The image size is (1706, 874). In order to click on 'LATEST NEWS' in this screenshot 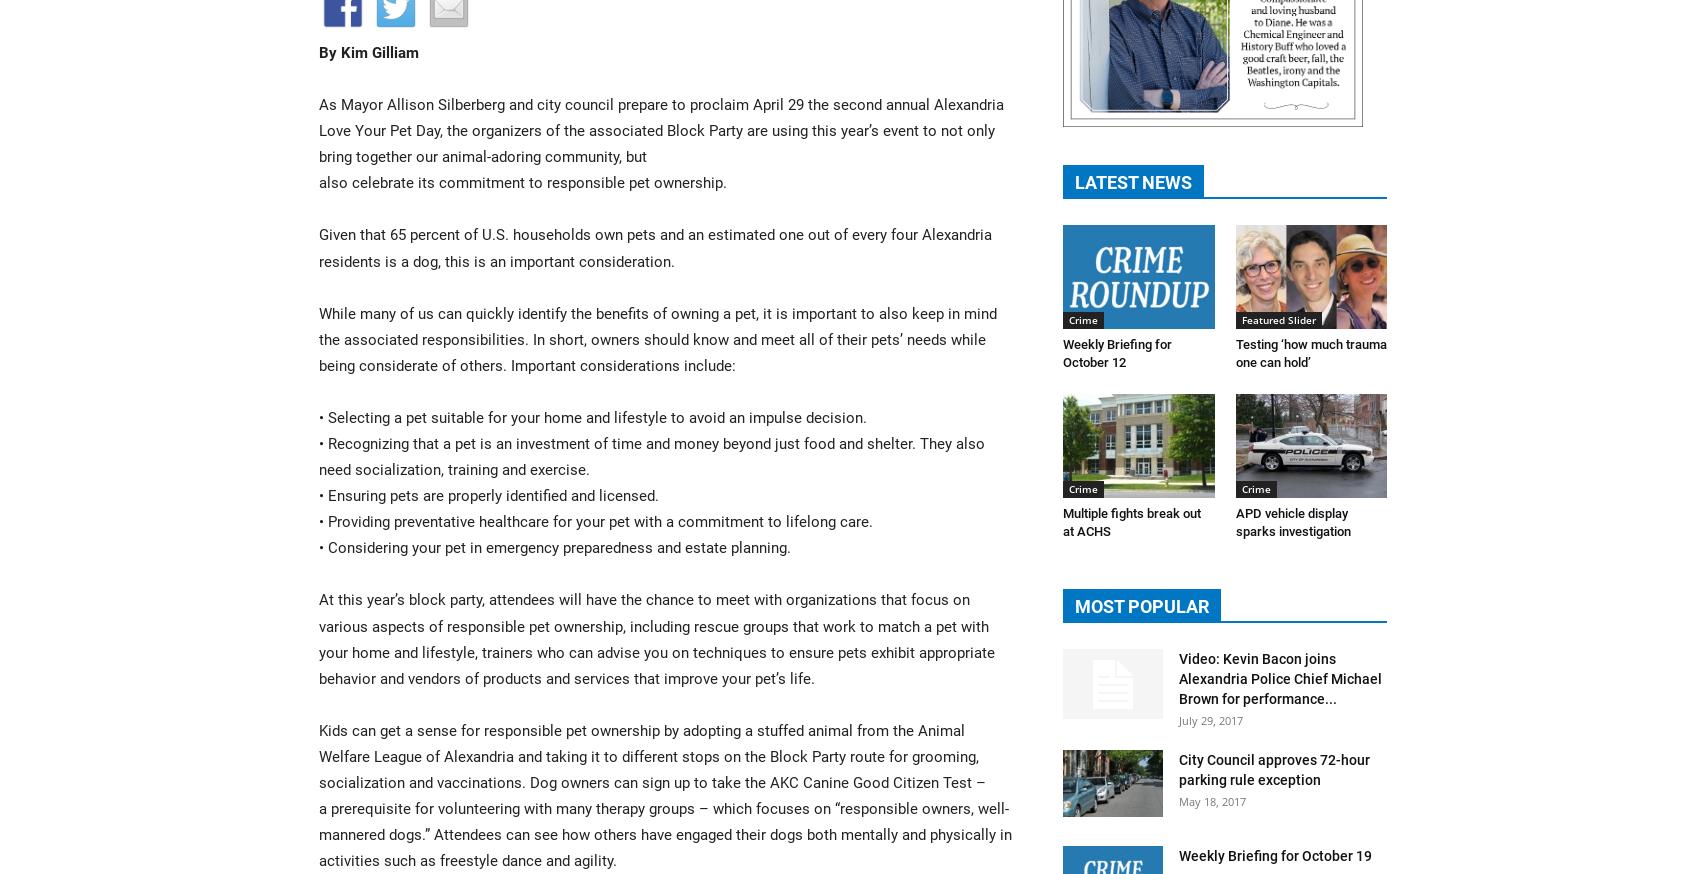, I will do `click(1133, 180)`.